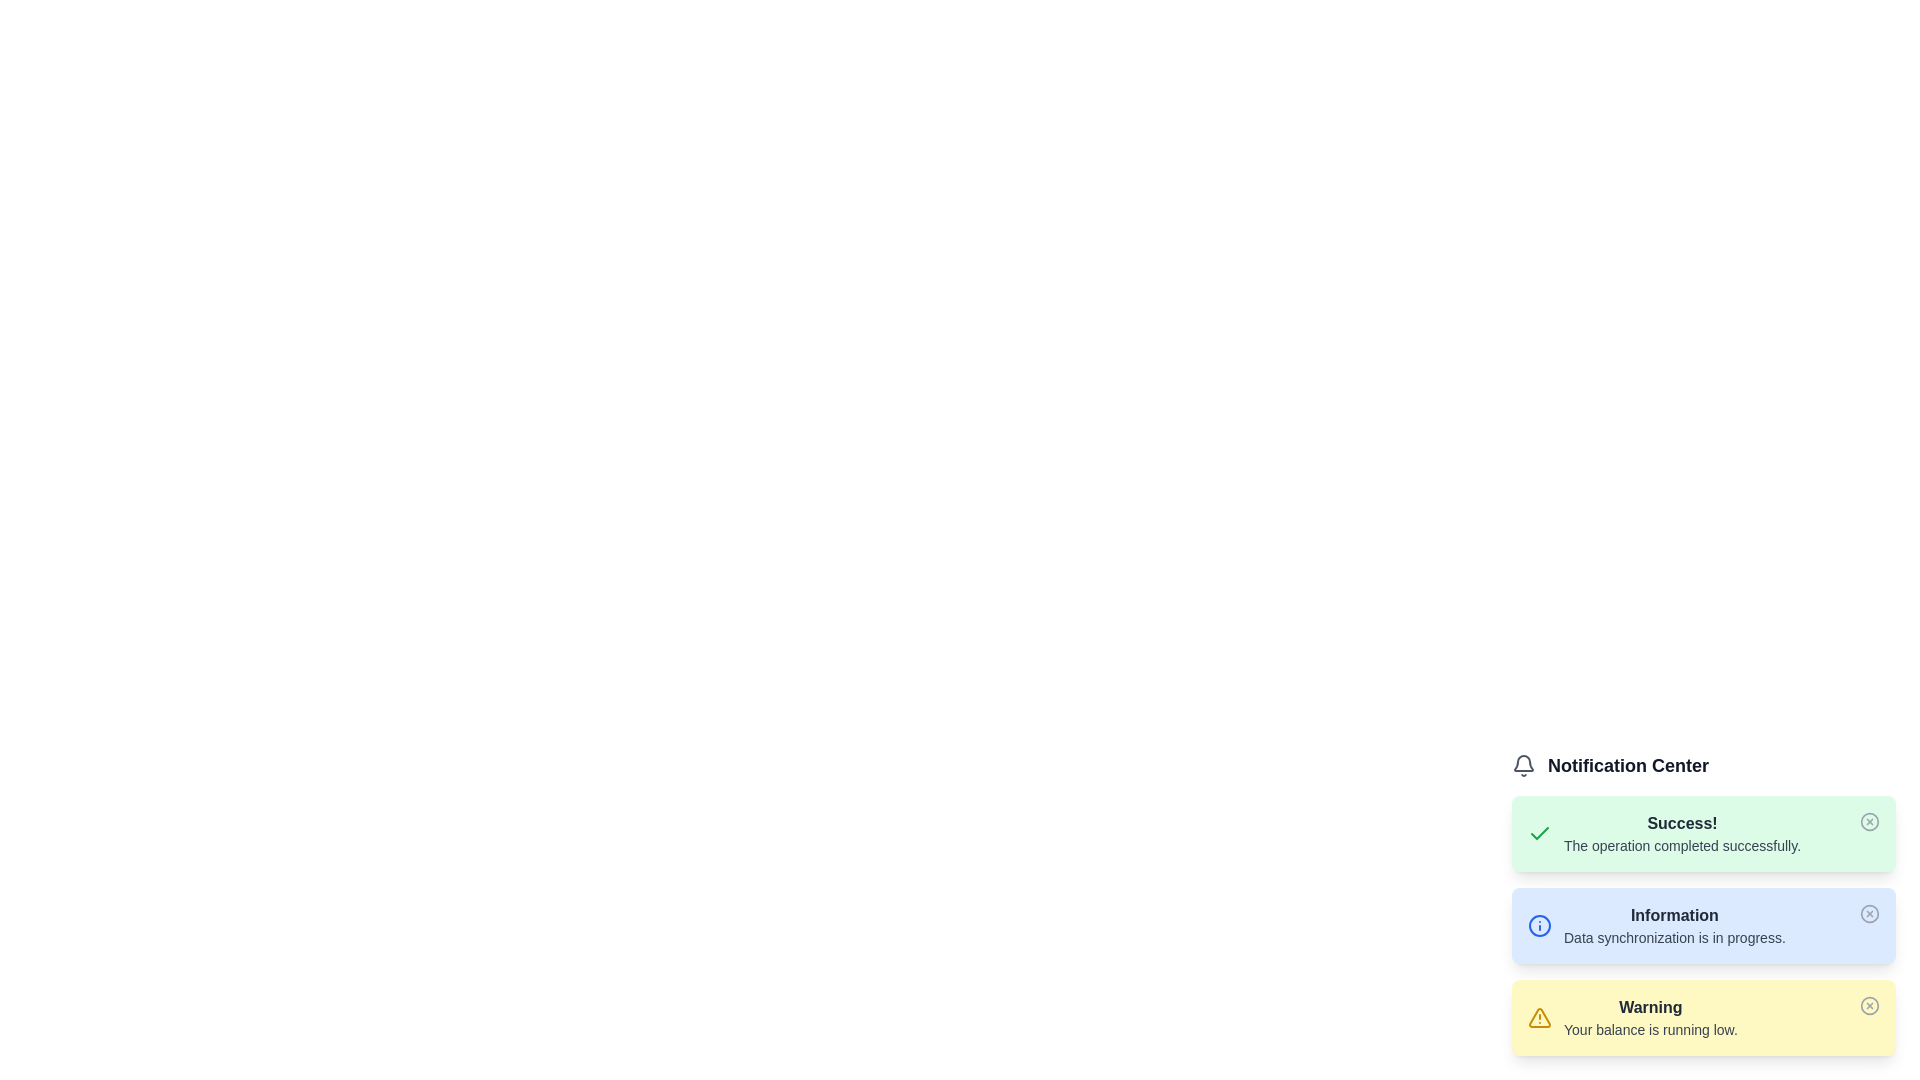 The height and width of the screenshot is (1080, 1920). Describe the element at coordinates (1703, 765) in the screenshot. I see `the 'Notification Center' text label which is styled in bold and large font, located at the top of the notification section, right-aligned above the notification messages` at that location.